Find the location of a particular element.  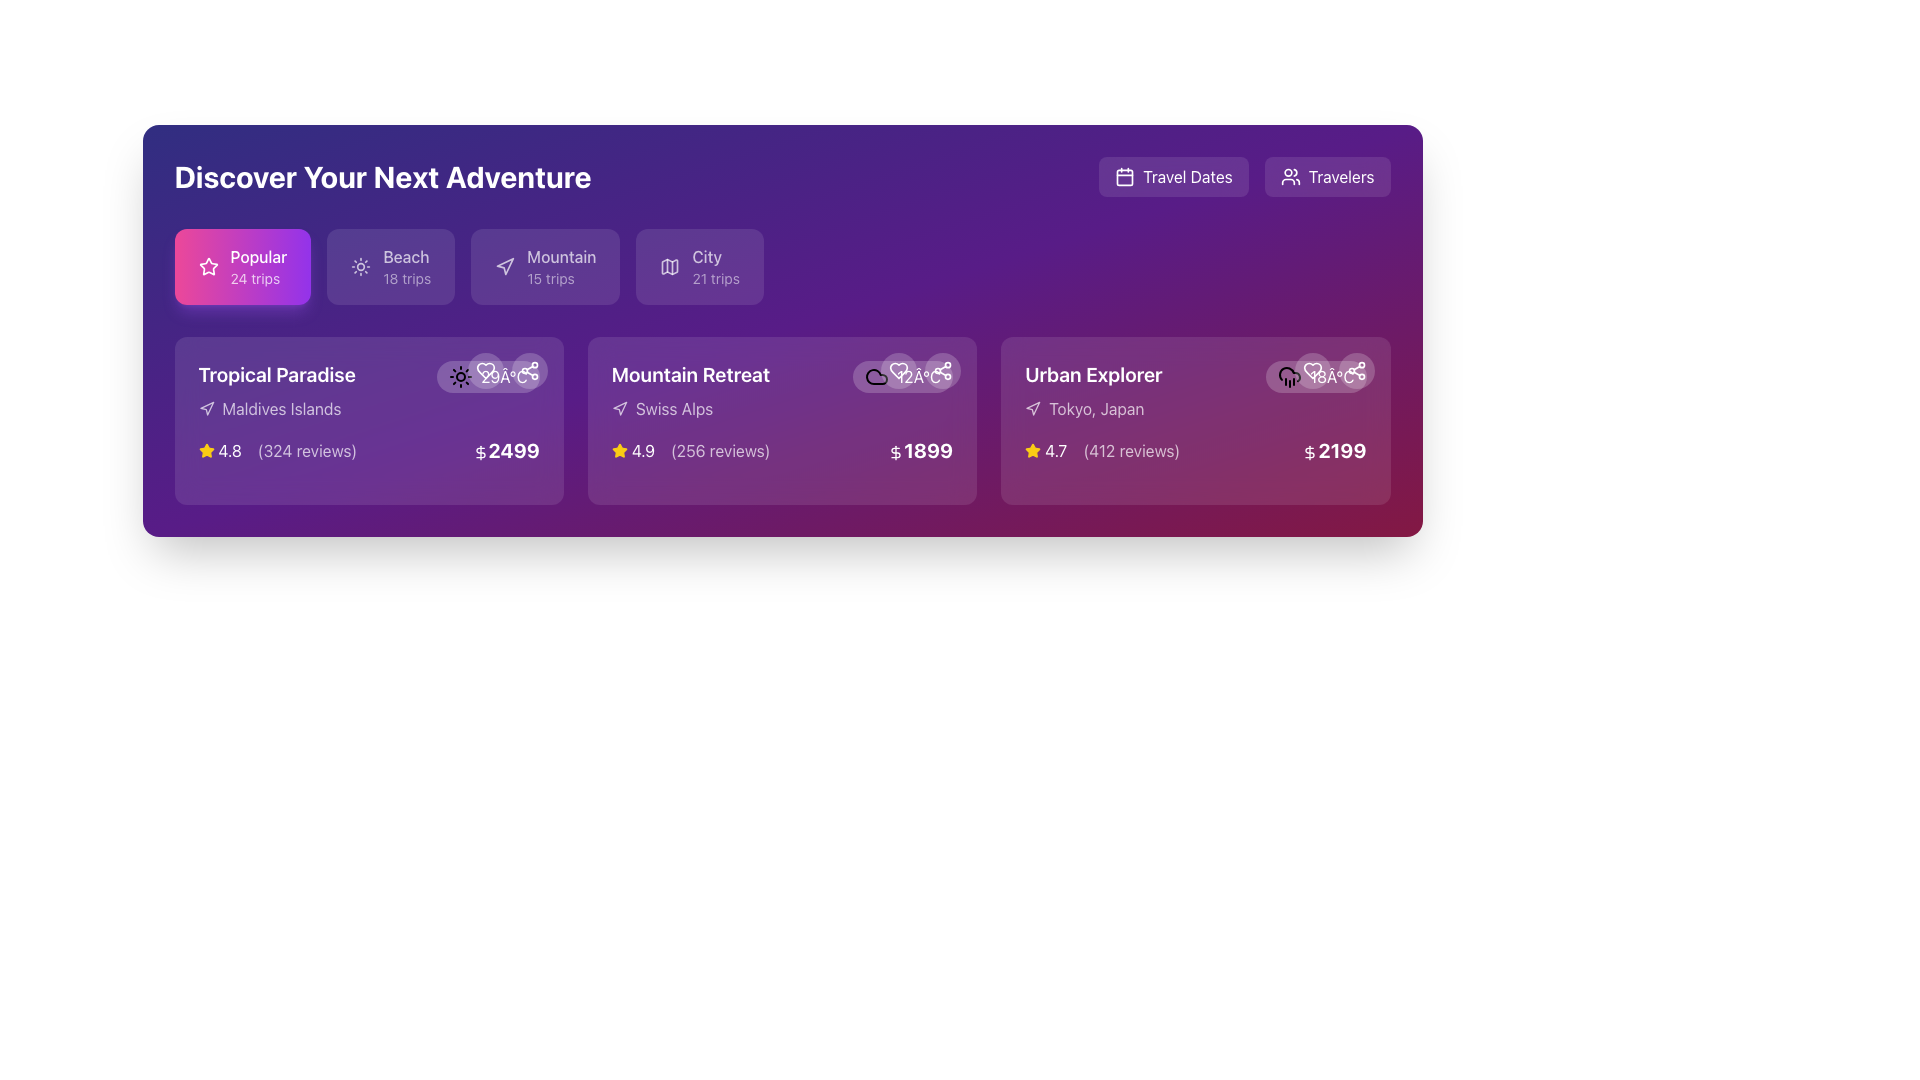

the travel dates button located at the upper-right corner of the interface, which is the first button in a horizontal group to the left of the 'Travelers' button is located at coordinates (1173, 176).